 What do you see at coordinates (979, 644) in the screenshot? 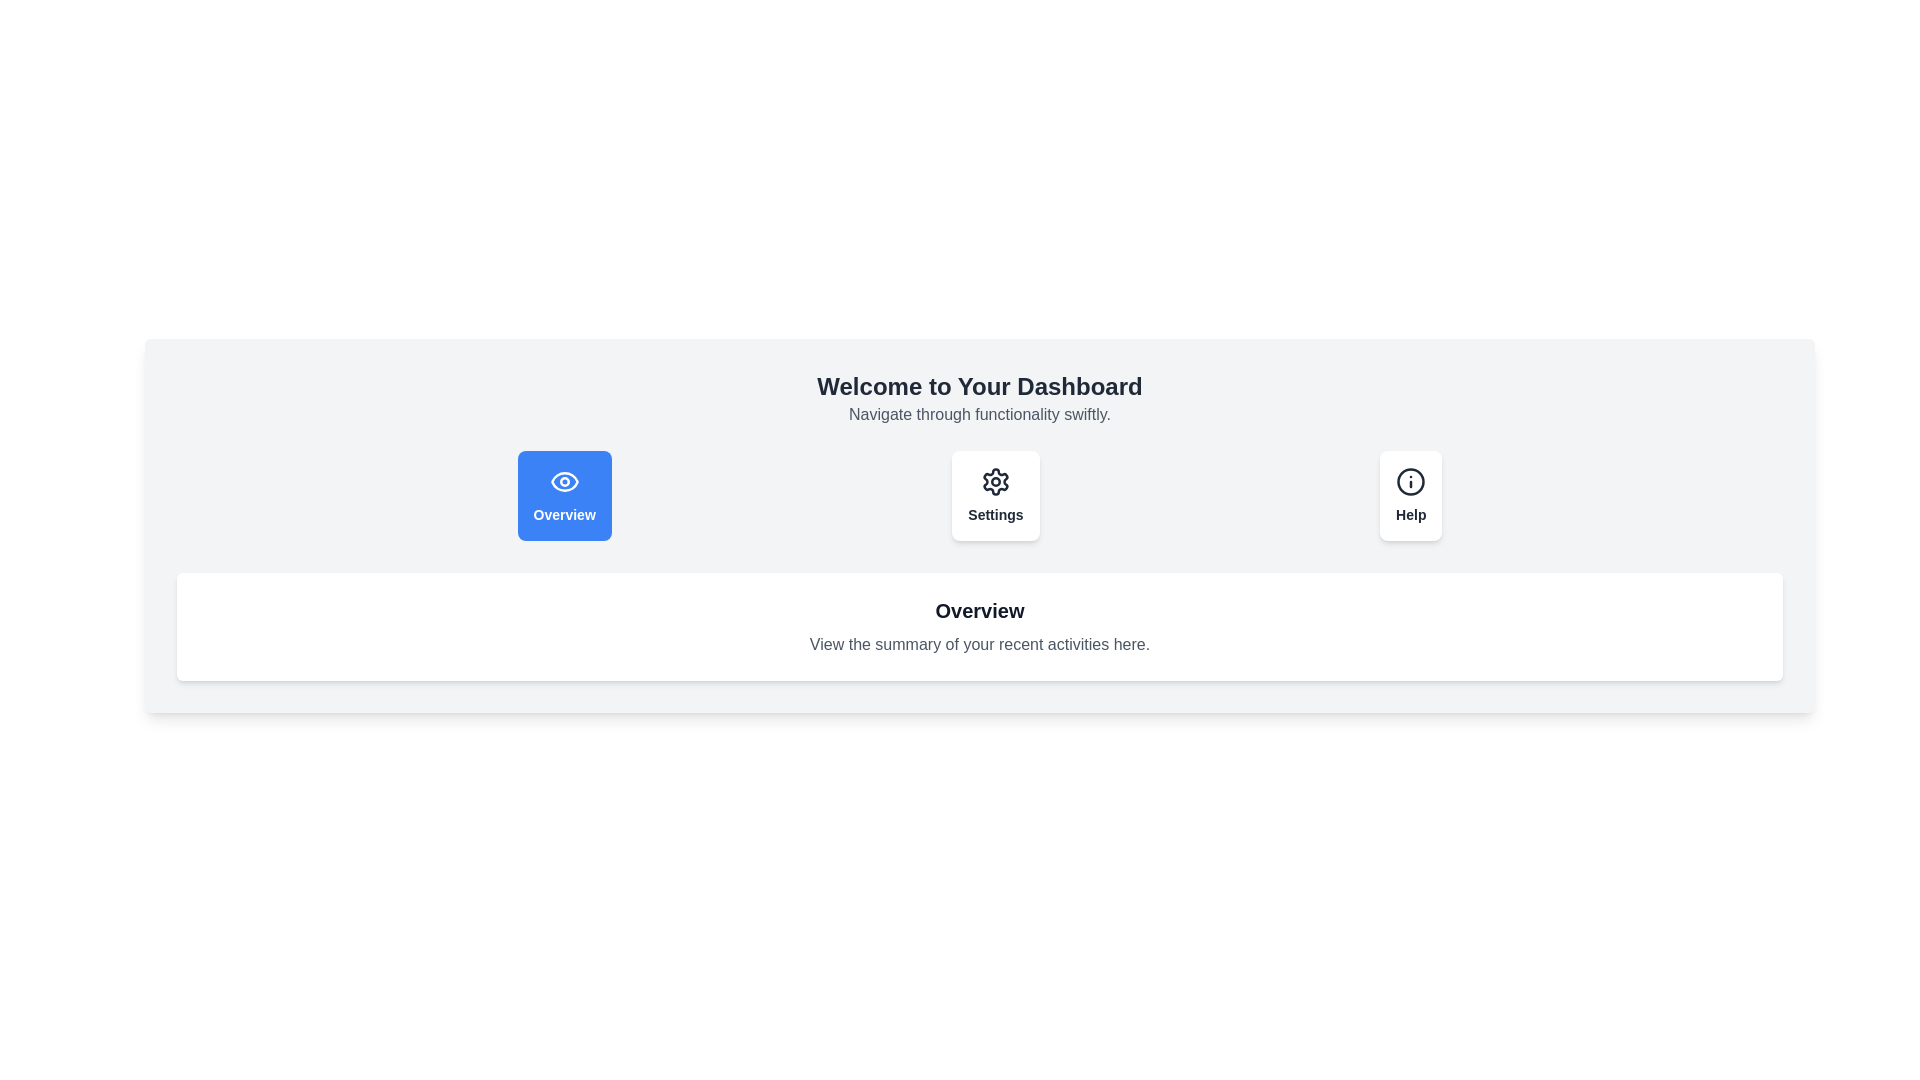
I see `the Text label located underneath the 'Overview' title, which is part of a panel with a white background and rounded corners` at bounding box center [979, 644].